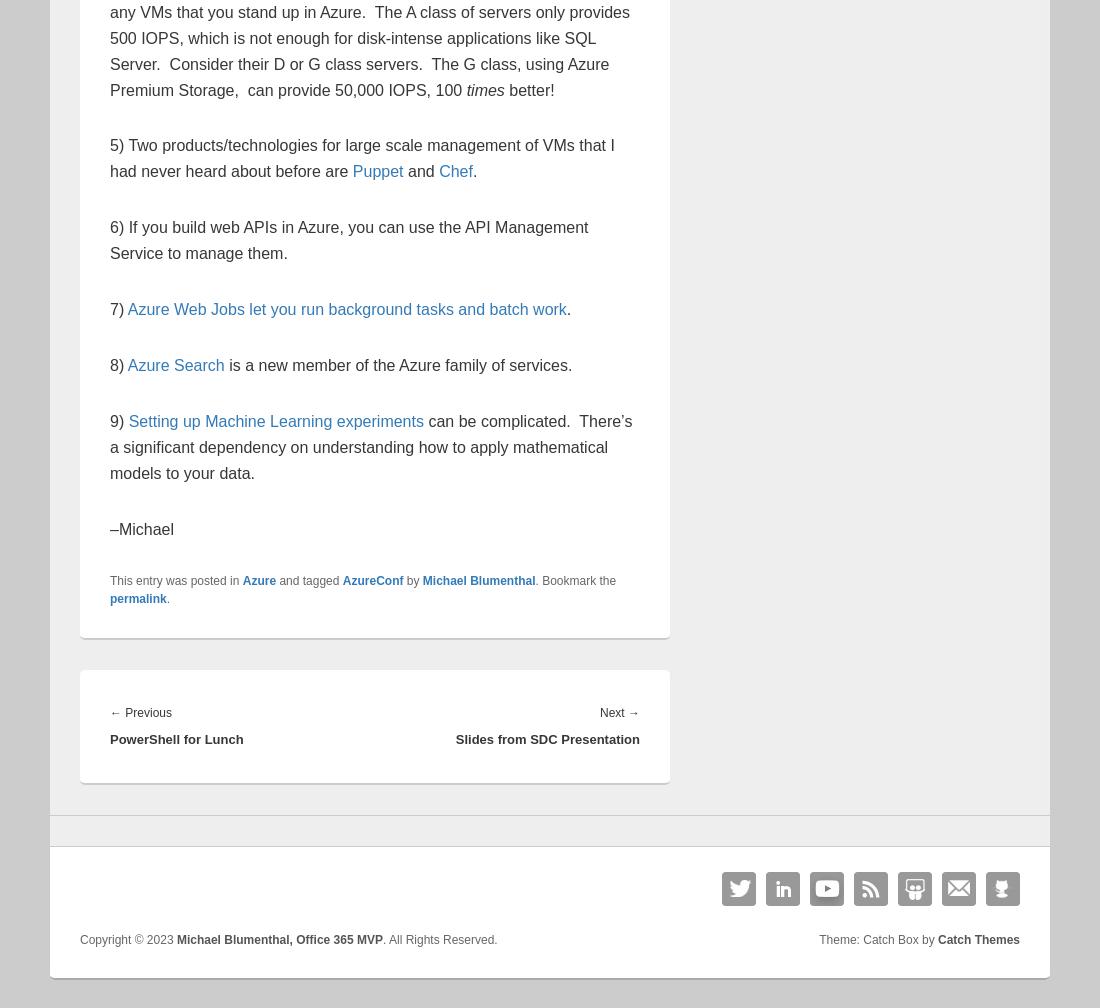 This screenshot has width=1100, height=1008. I want to click on 'Setting up Machine Learning experiments', so click(275, 420).